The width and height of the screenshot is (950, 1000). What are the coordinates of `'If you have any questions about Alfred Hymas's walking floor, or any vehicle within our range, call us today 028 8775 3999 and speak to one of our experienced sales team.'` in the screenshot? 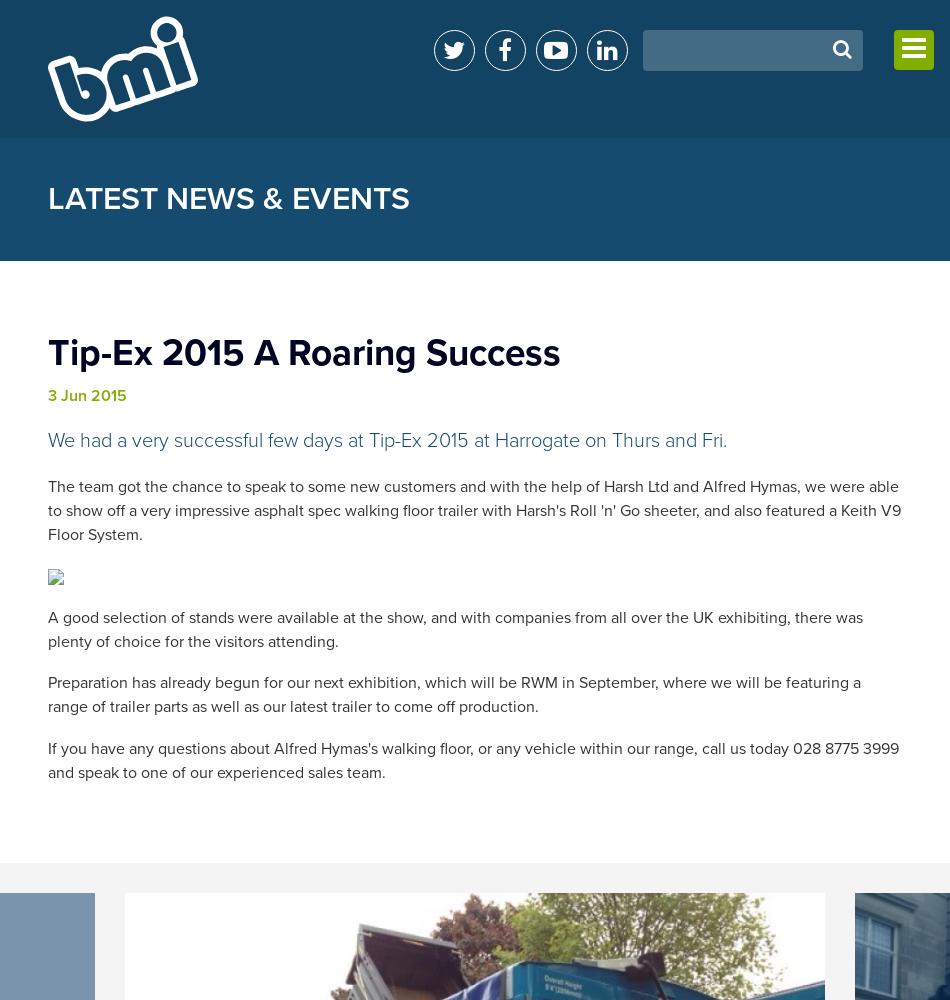 It's located at (471, 760).